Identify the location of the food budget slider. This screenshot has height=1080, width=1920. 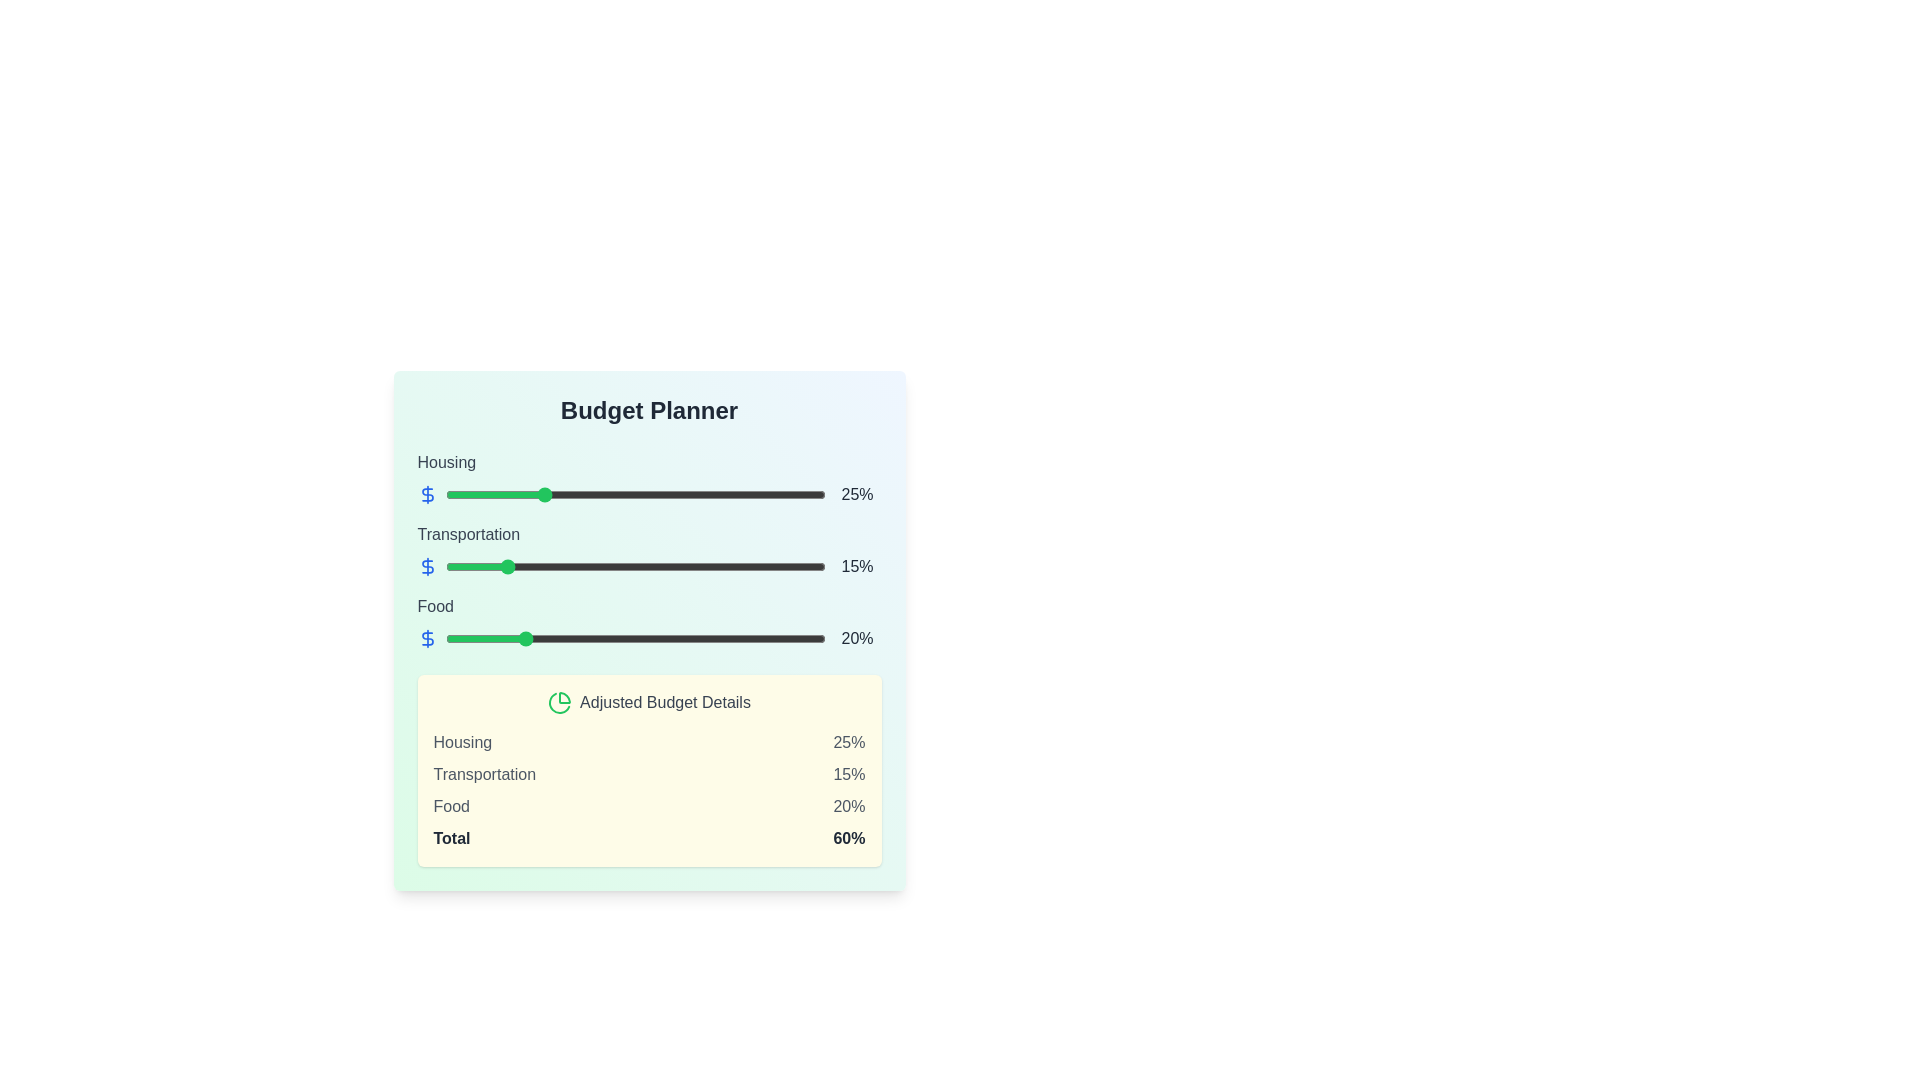
(562, 639).